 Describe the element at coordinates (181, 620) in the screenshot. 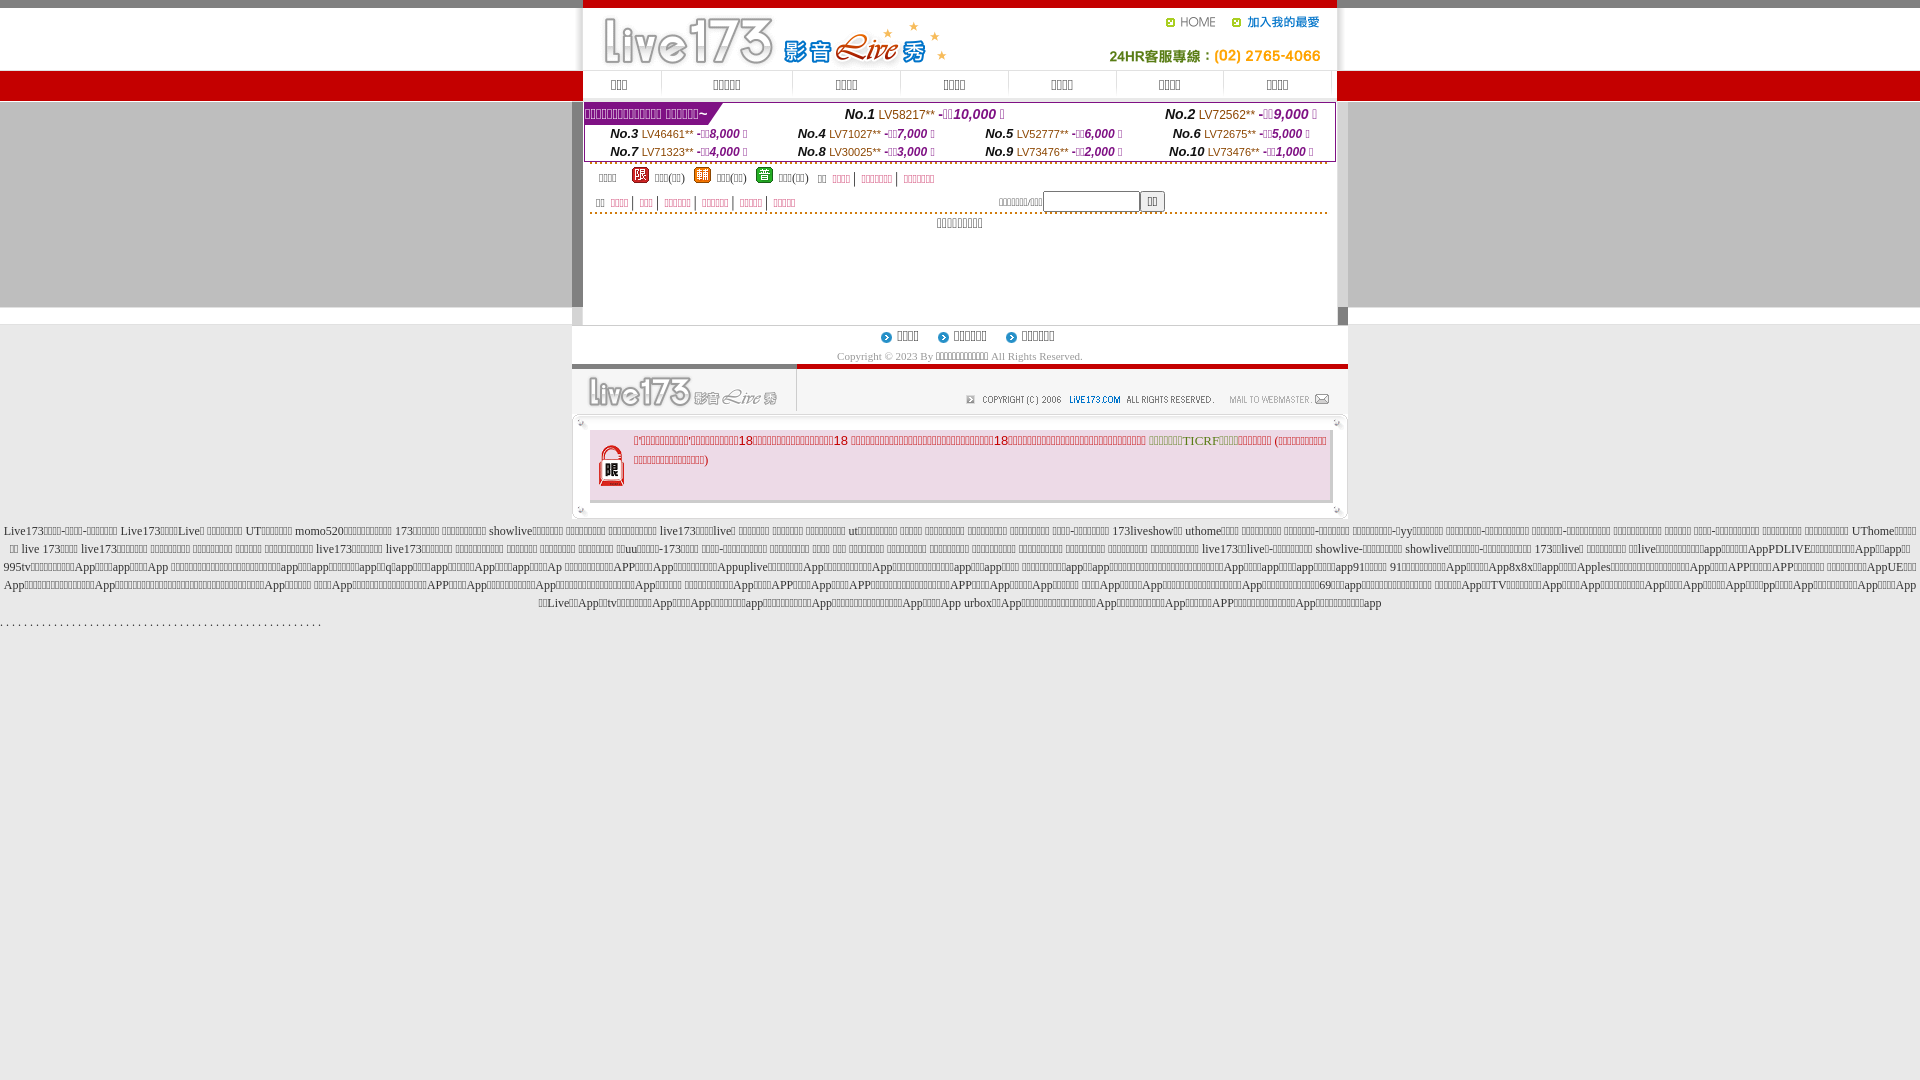

I see `'.'` at that location.